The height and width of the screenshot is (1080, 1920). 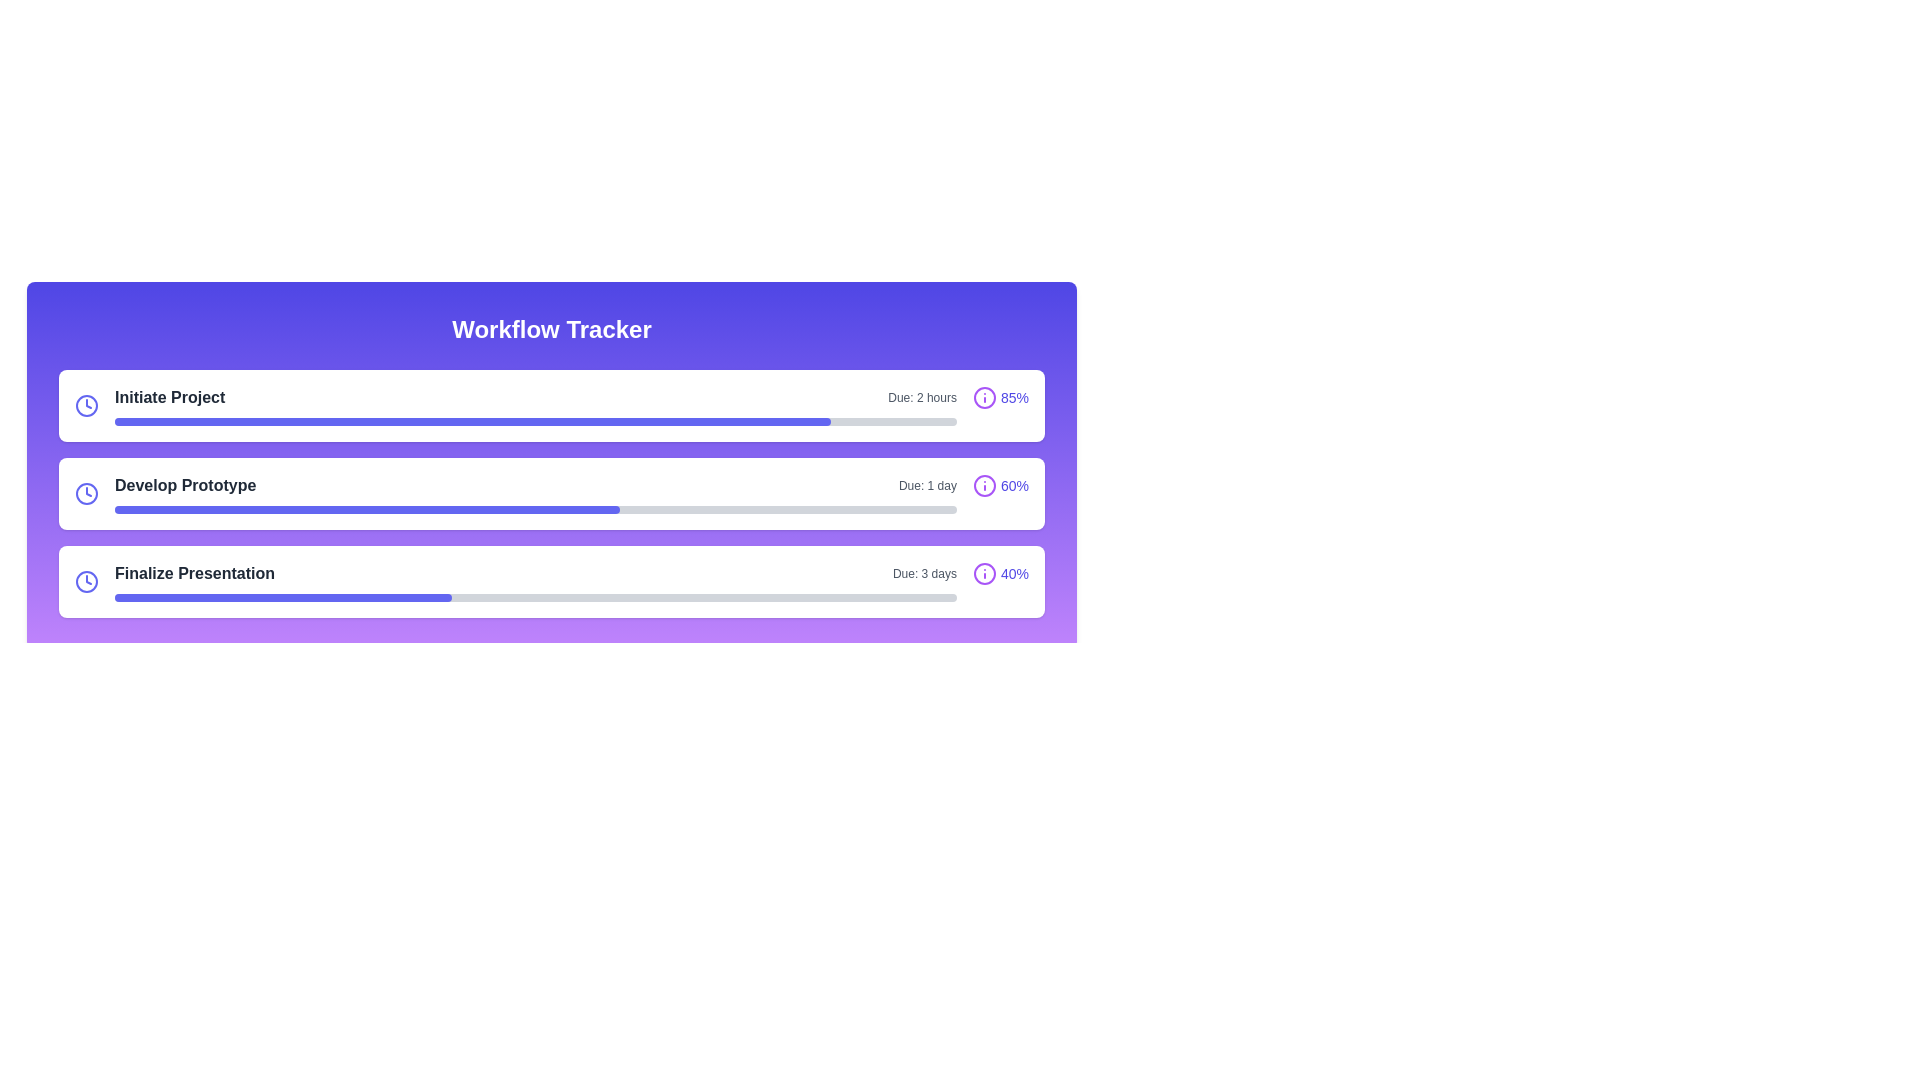 I want to click on the progress displayed on the indigo progress bar located within the 'Initiate Project' panel, positioned below the text 'Due: 2 hours', so click(x=536, y=420).